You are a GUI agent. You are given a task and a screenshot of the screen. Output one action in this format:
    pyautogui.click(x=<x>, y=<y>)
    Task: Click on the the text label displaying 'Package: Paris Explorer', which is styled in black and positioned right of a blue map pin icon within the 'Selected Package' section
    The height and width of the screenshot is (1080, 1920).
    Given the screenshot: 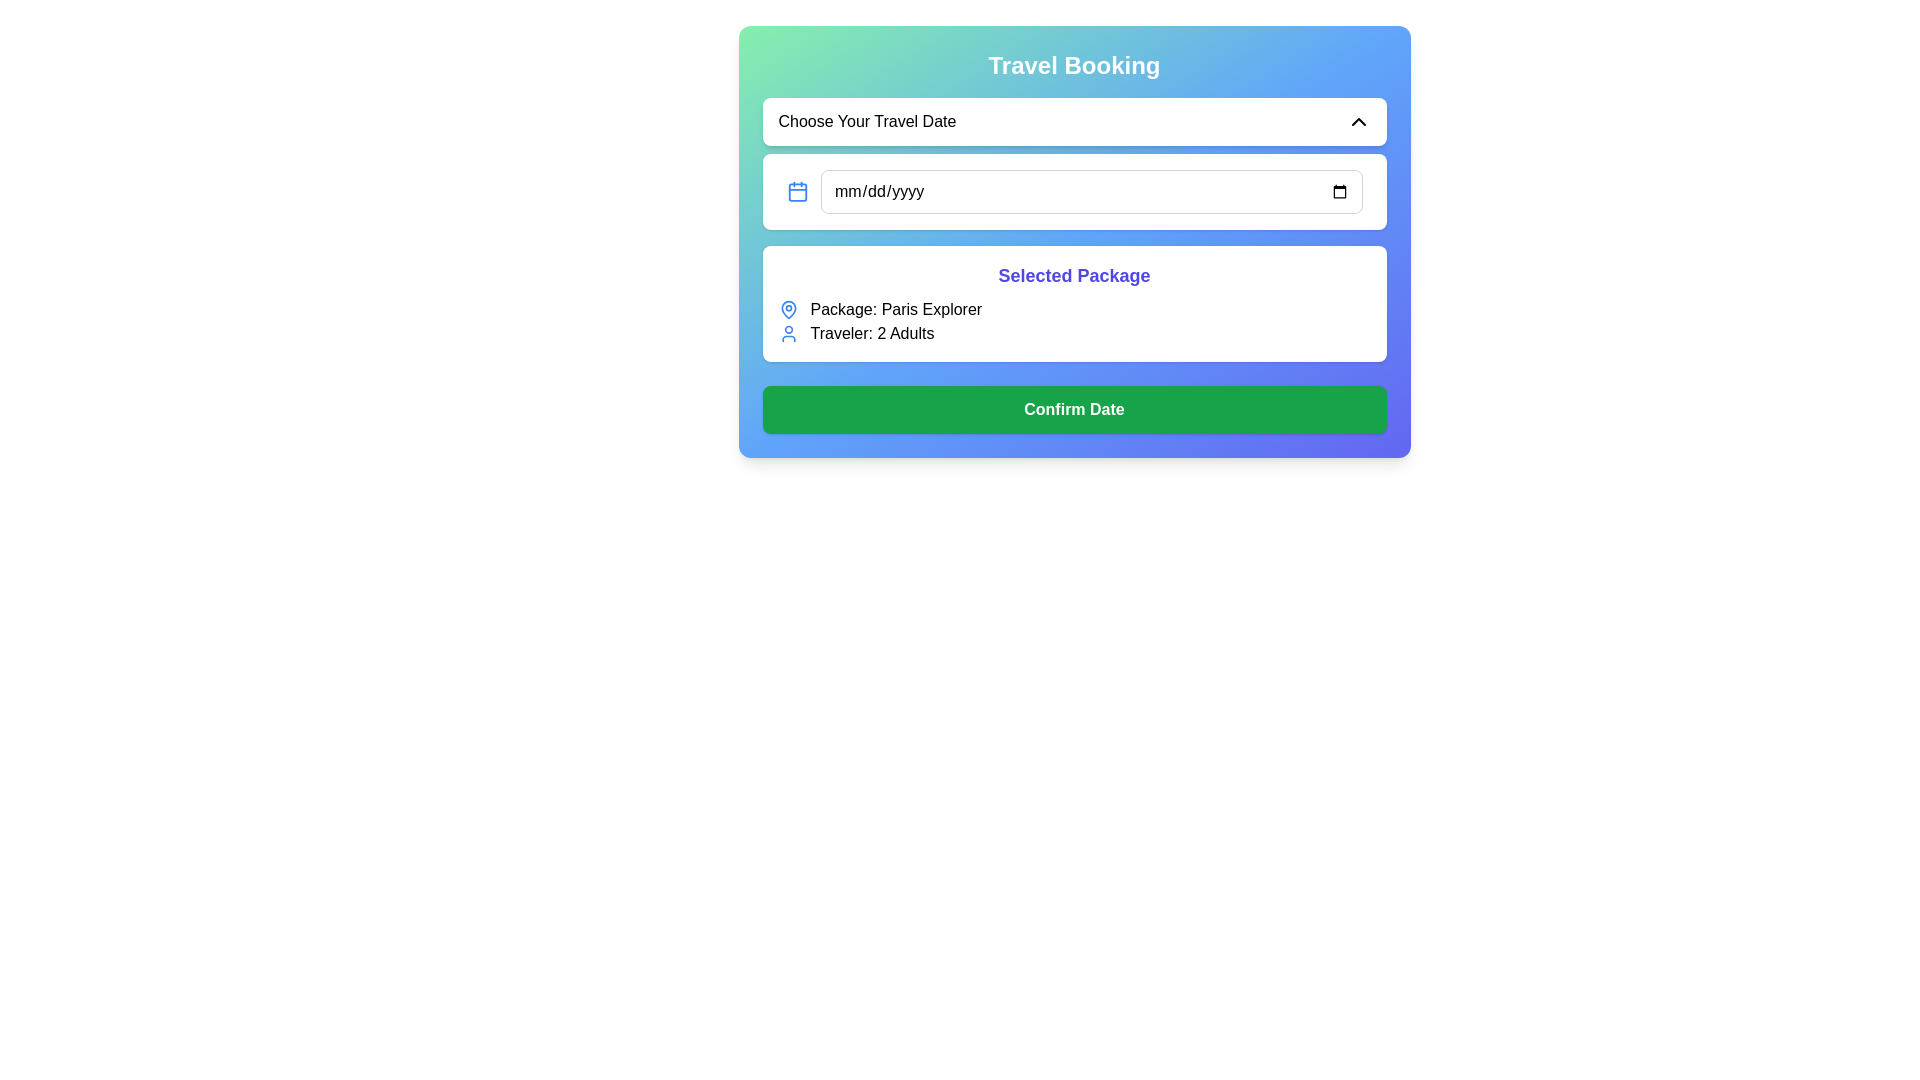 What is the action you would take?
    pyautogui.click(x=895, y=309)
    